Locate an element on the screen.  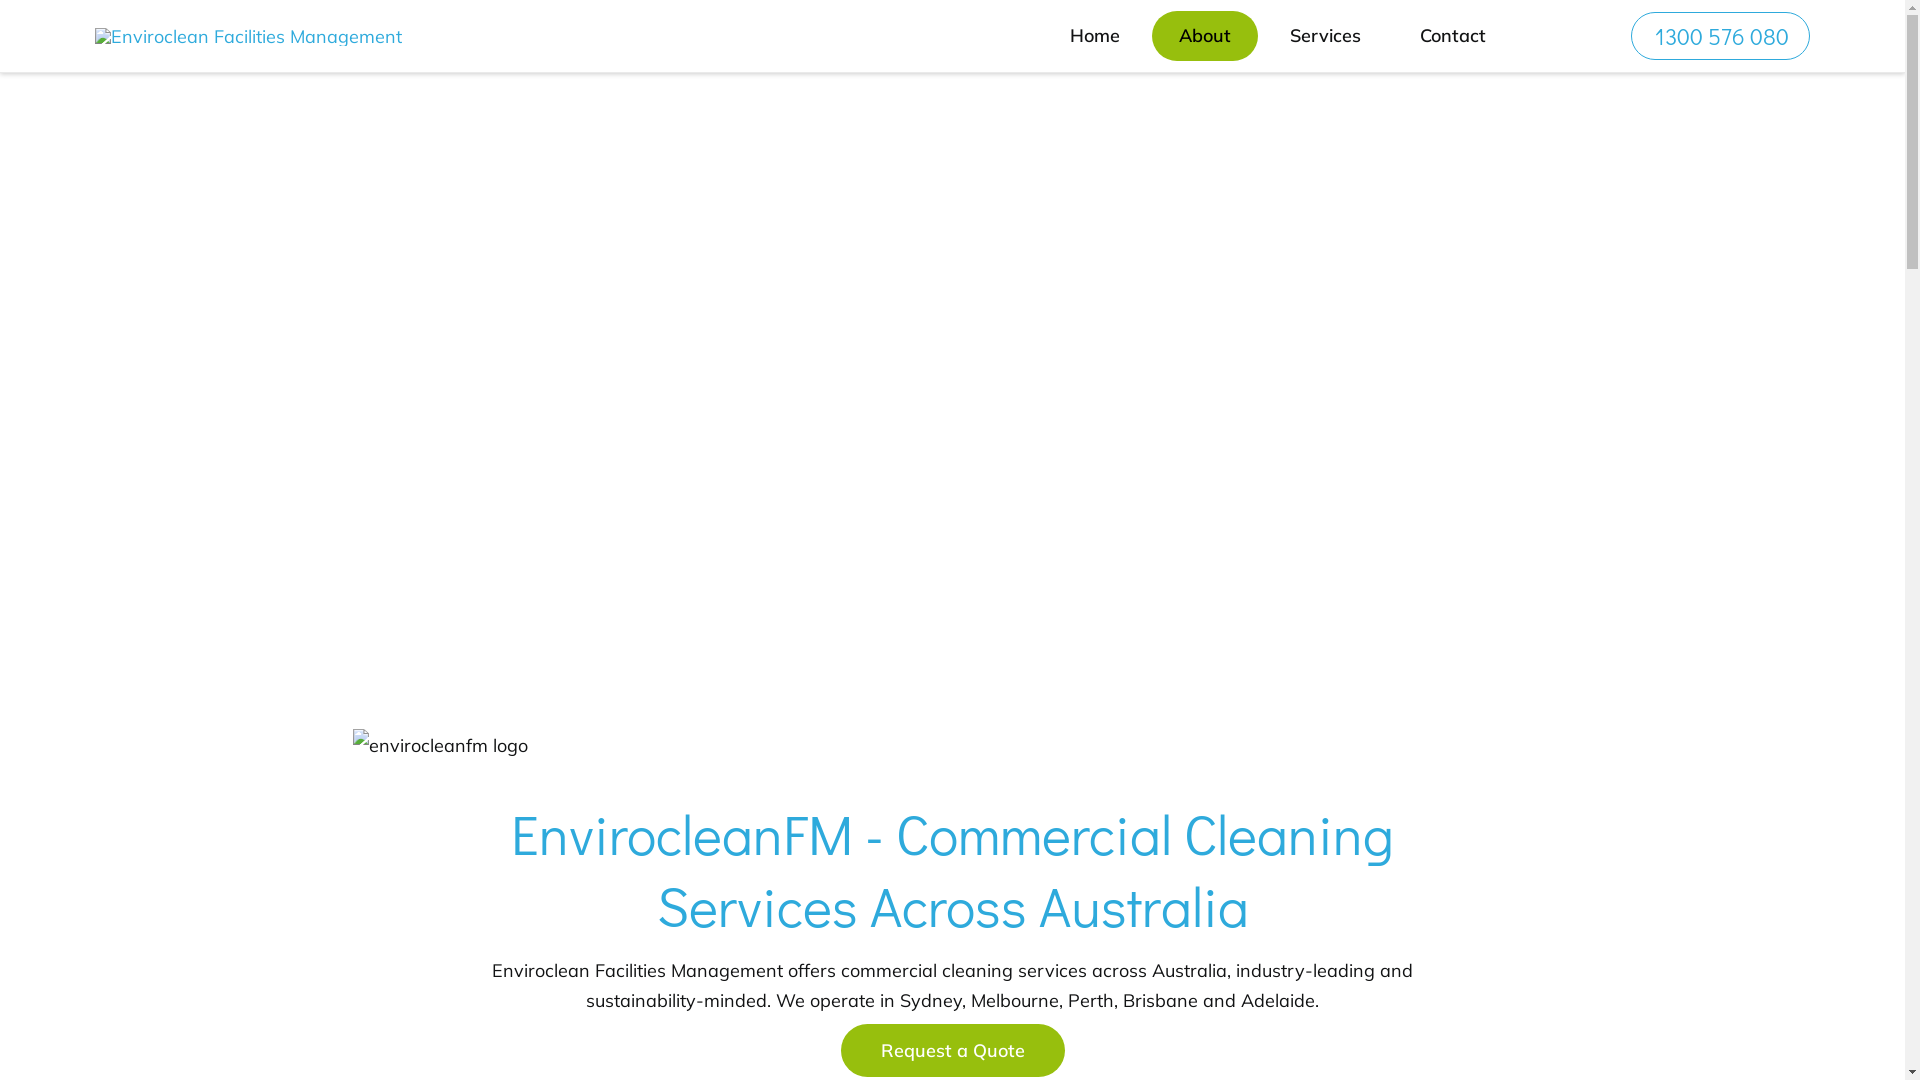
'Services' is located at coordinates (1261, 35).